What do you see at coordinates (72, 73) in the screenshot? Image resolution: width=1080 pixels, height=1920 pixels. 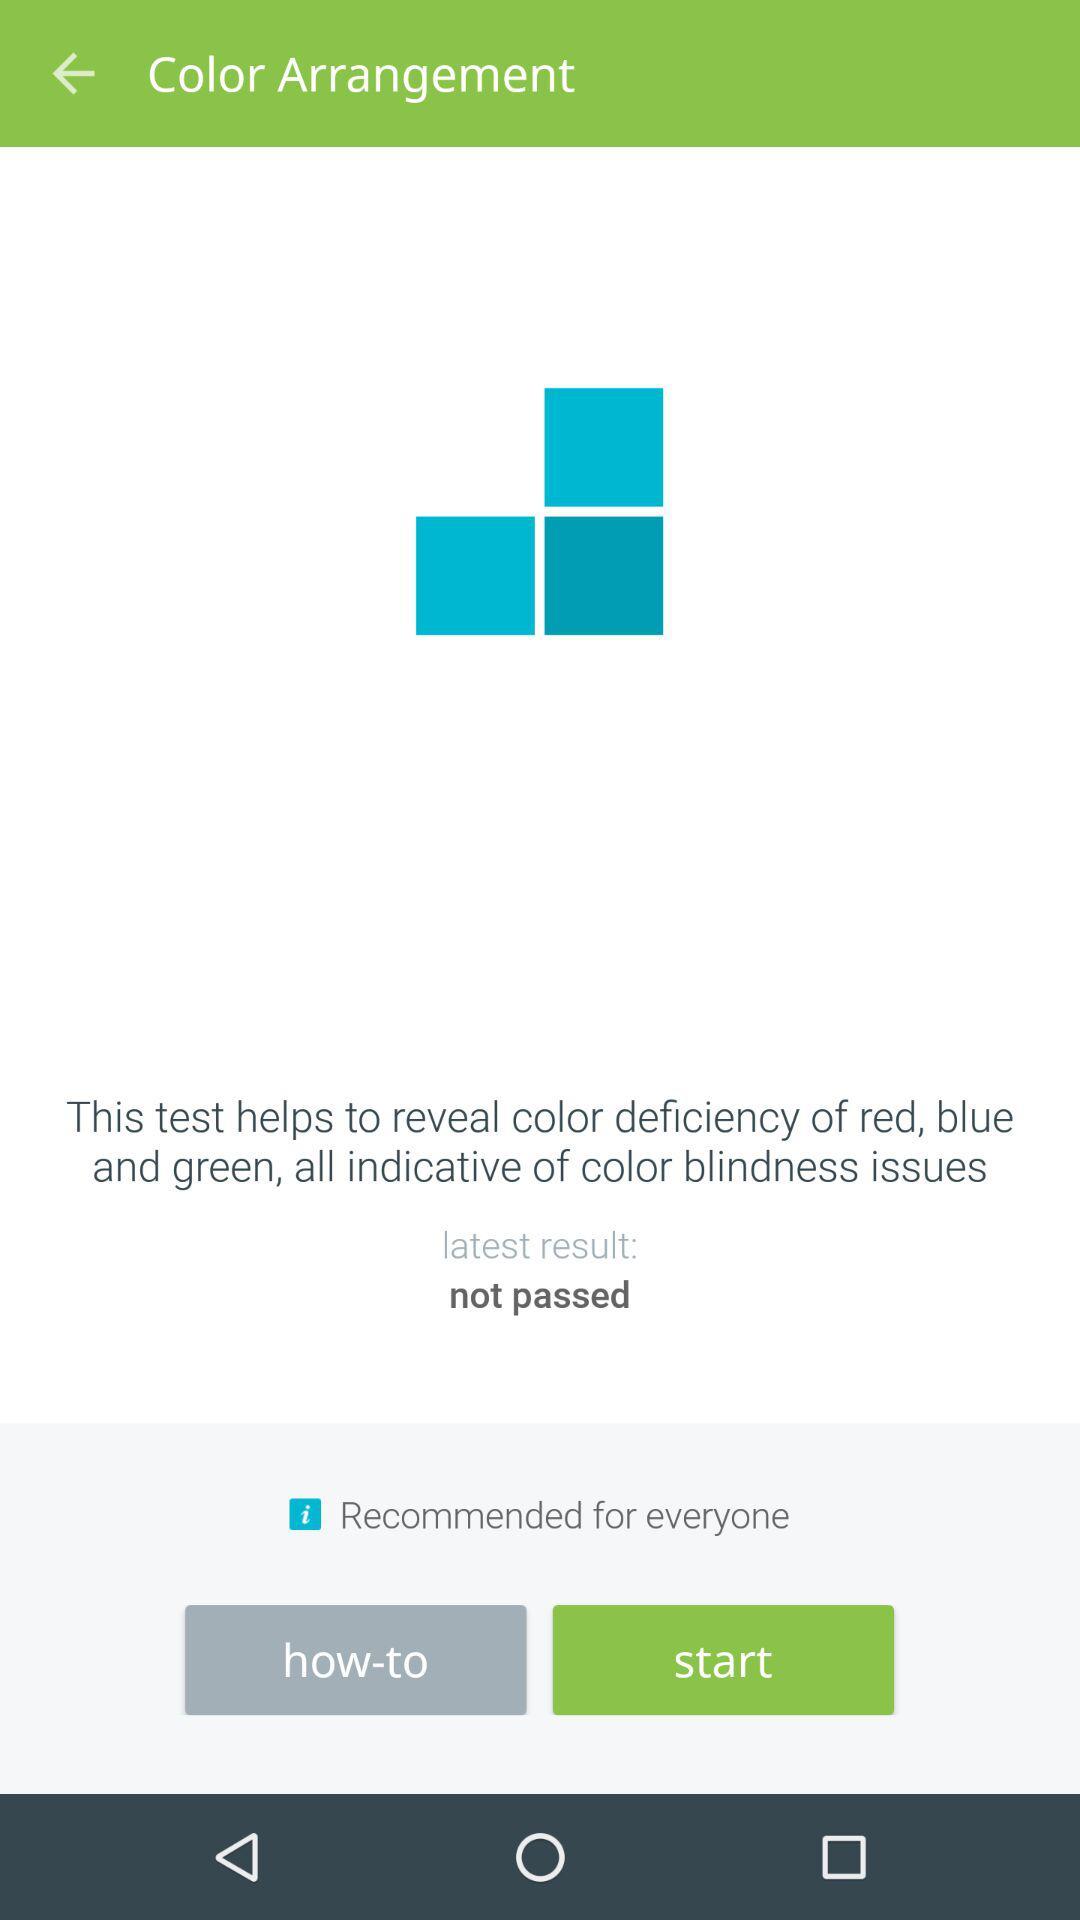 I see `icon next to the color arrangement` at bounding box center [72, 73].